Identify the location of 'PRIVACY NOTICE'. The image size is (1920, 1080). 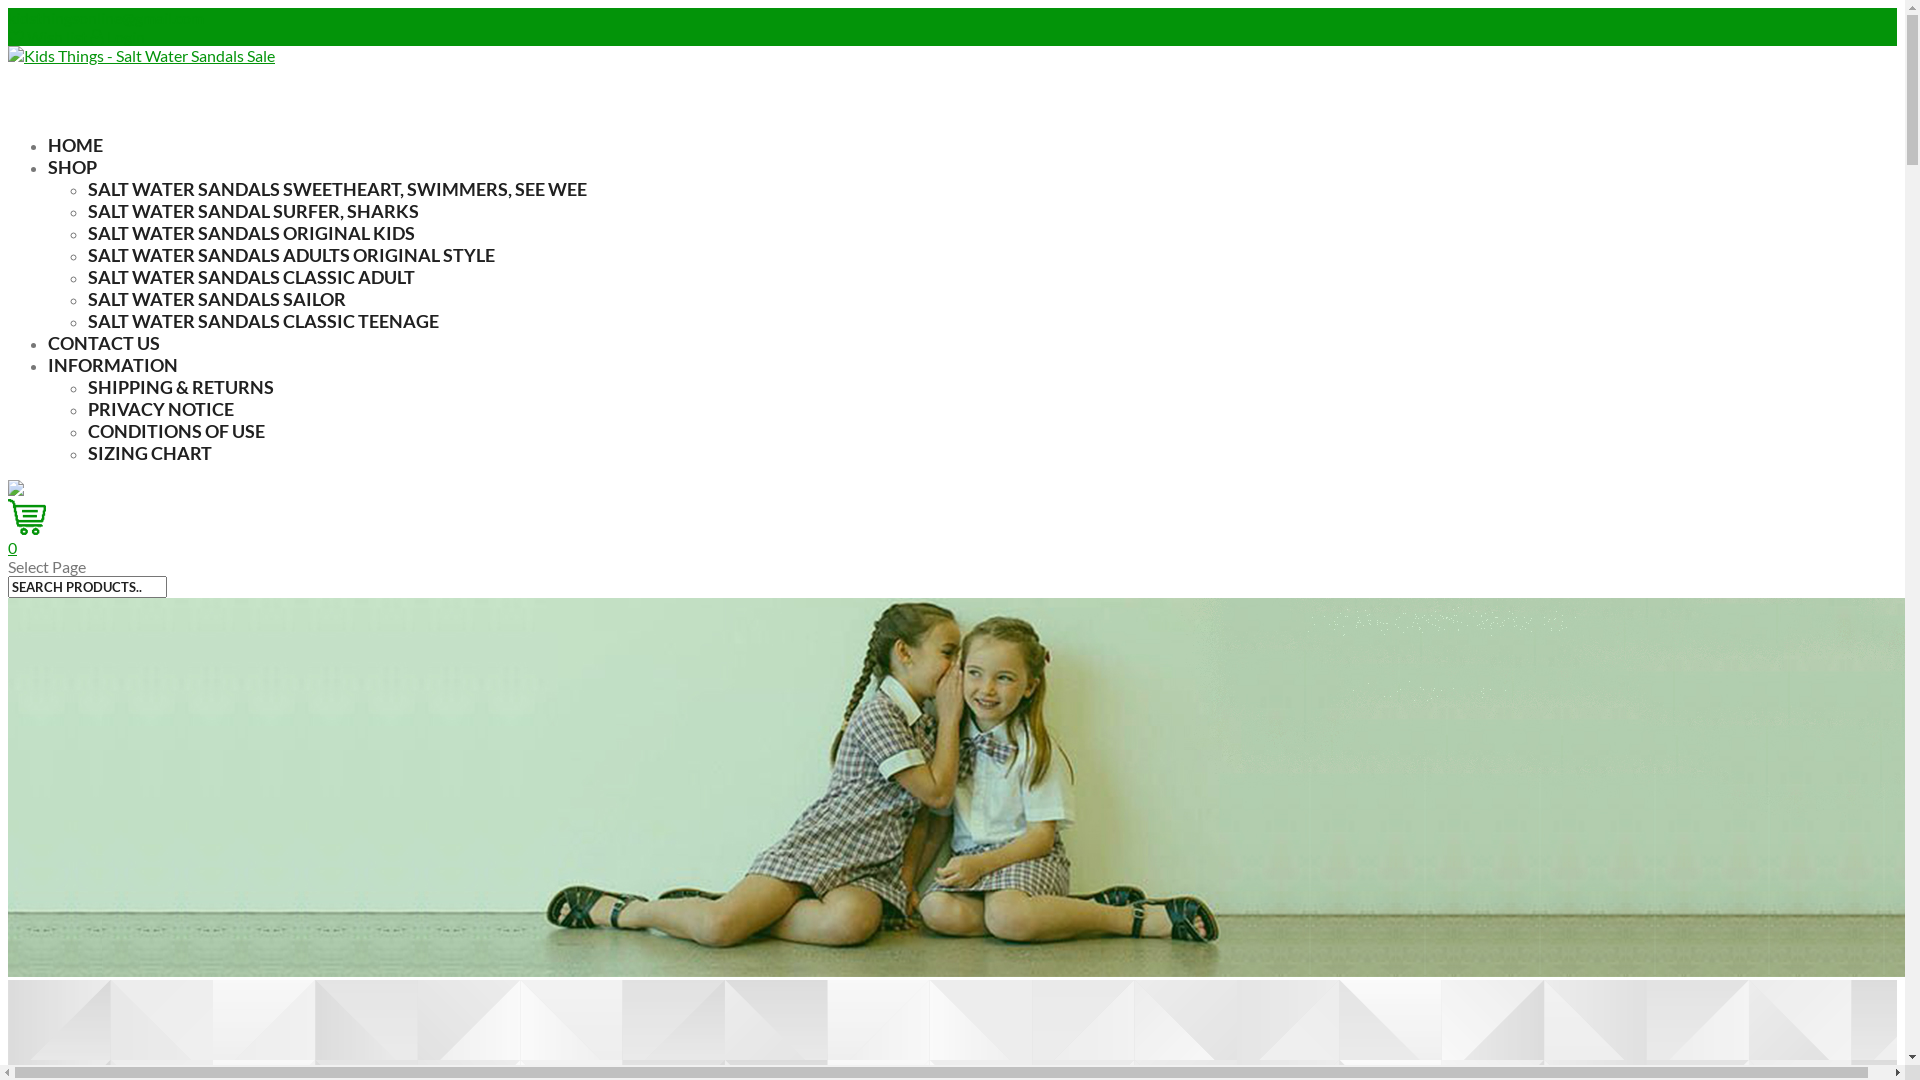
(161, 407).